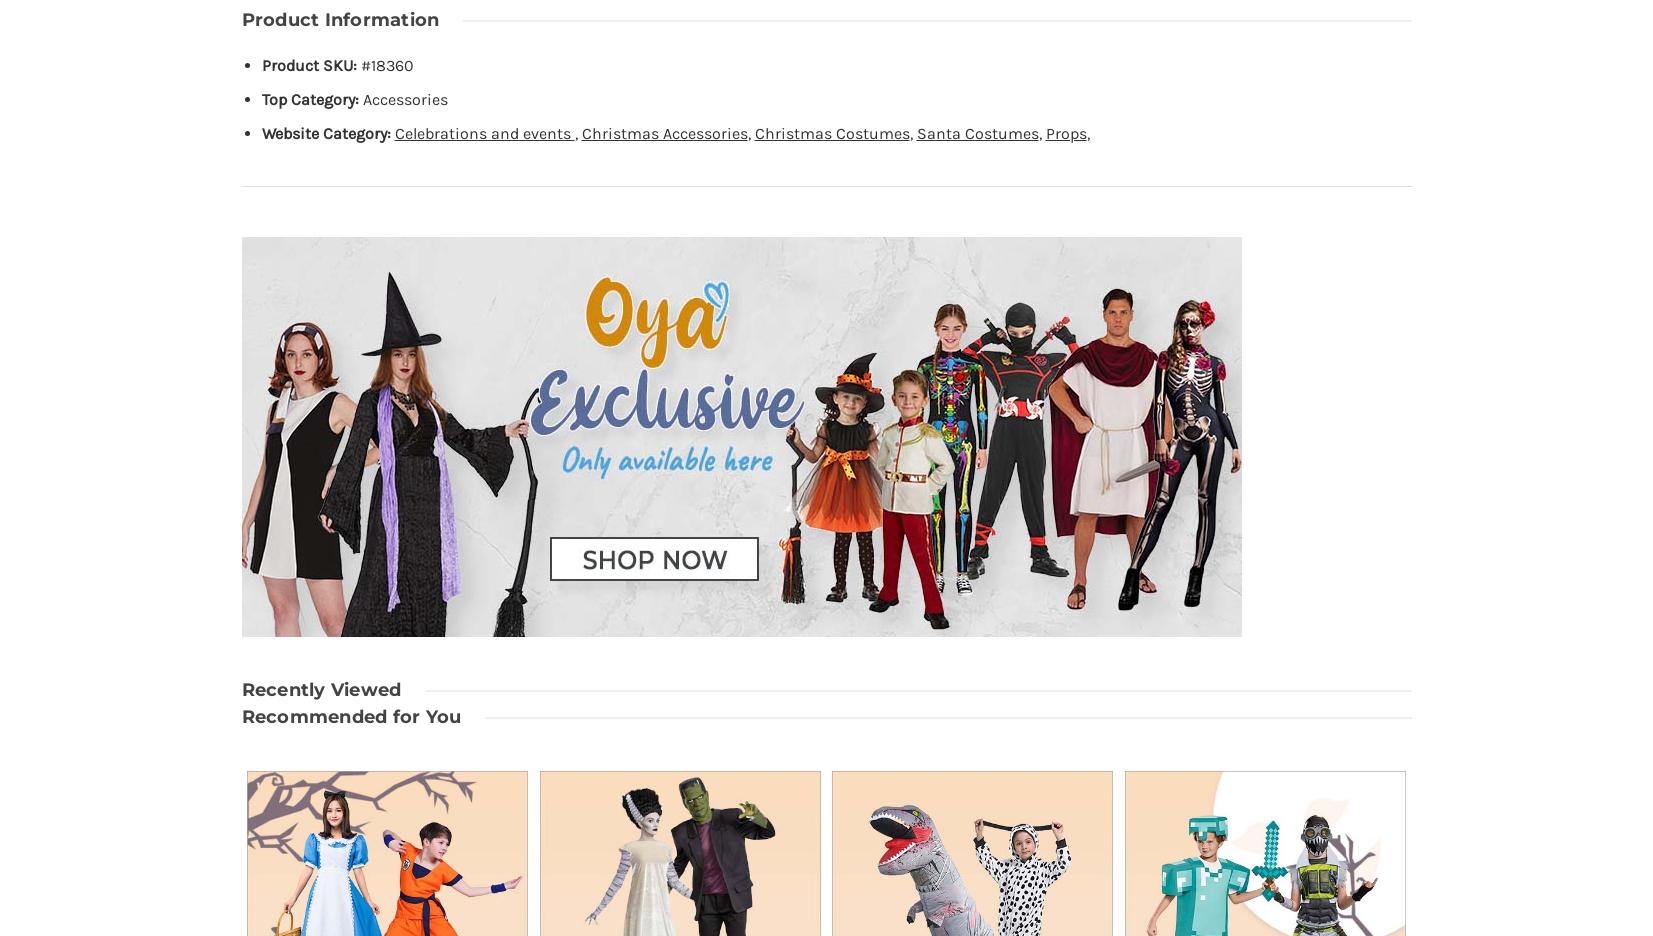  Describe the element at coordinates (349, 715) in the screenshot. I see `'Recommended for You'` at that location.